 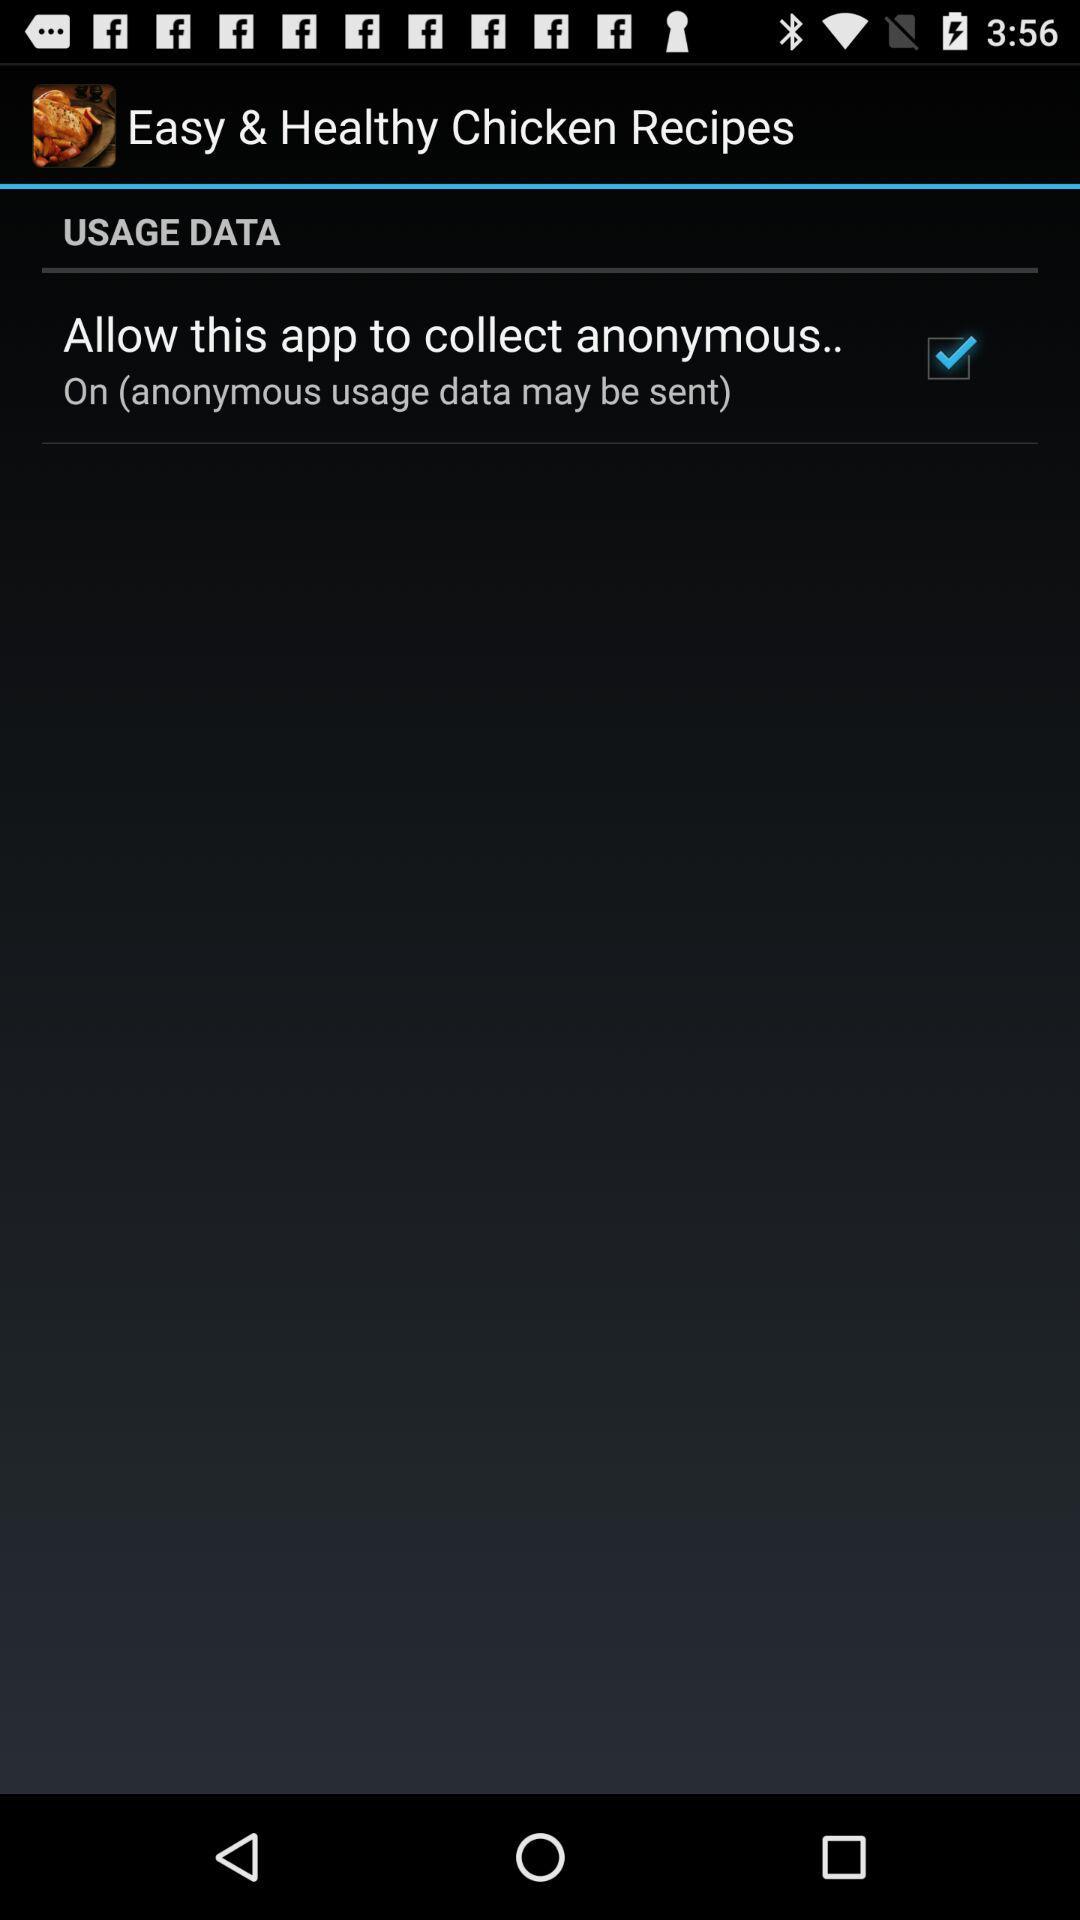 What do you see at coordinates (947, 358) in the screenshot?
I see `the checkbox at the top right corner` at bounding box center [947, 358].